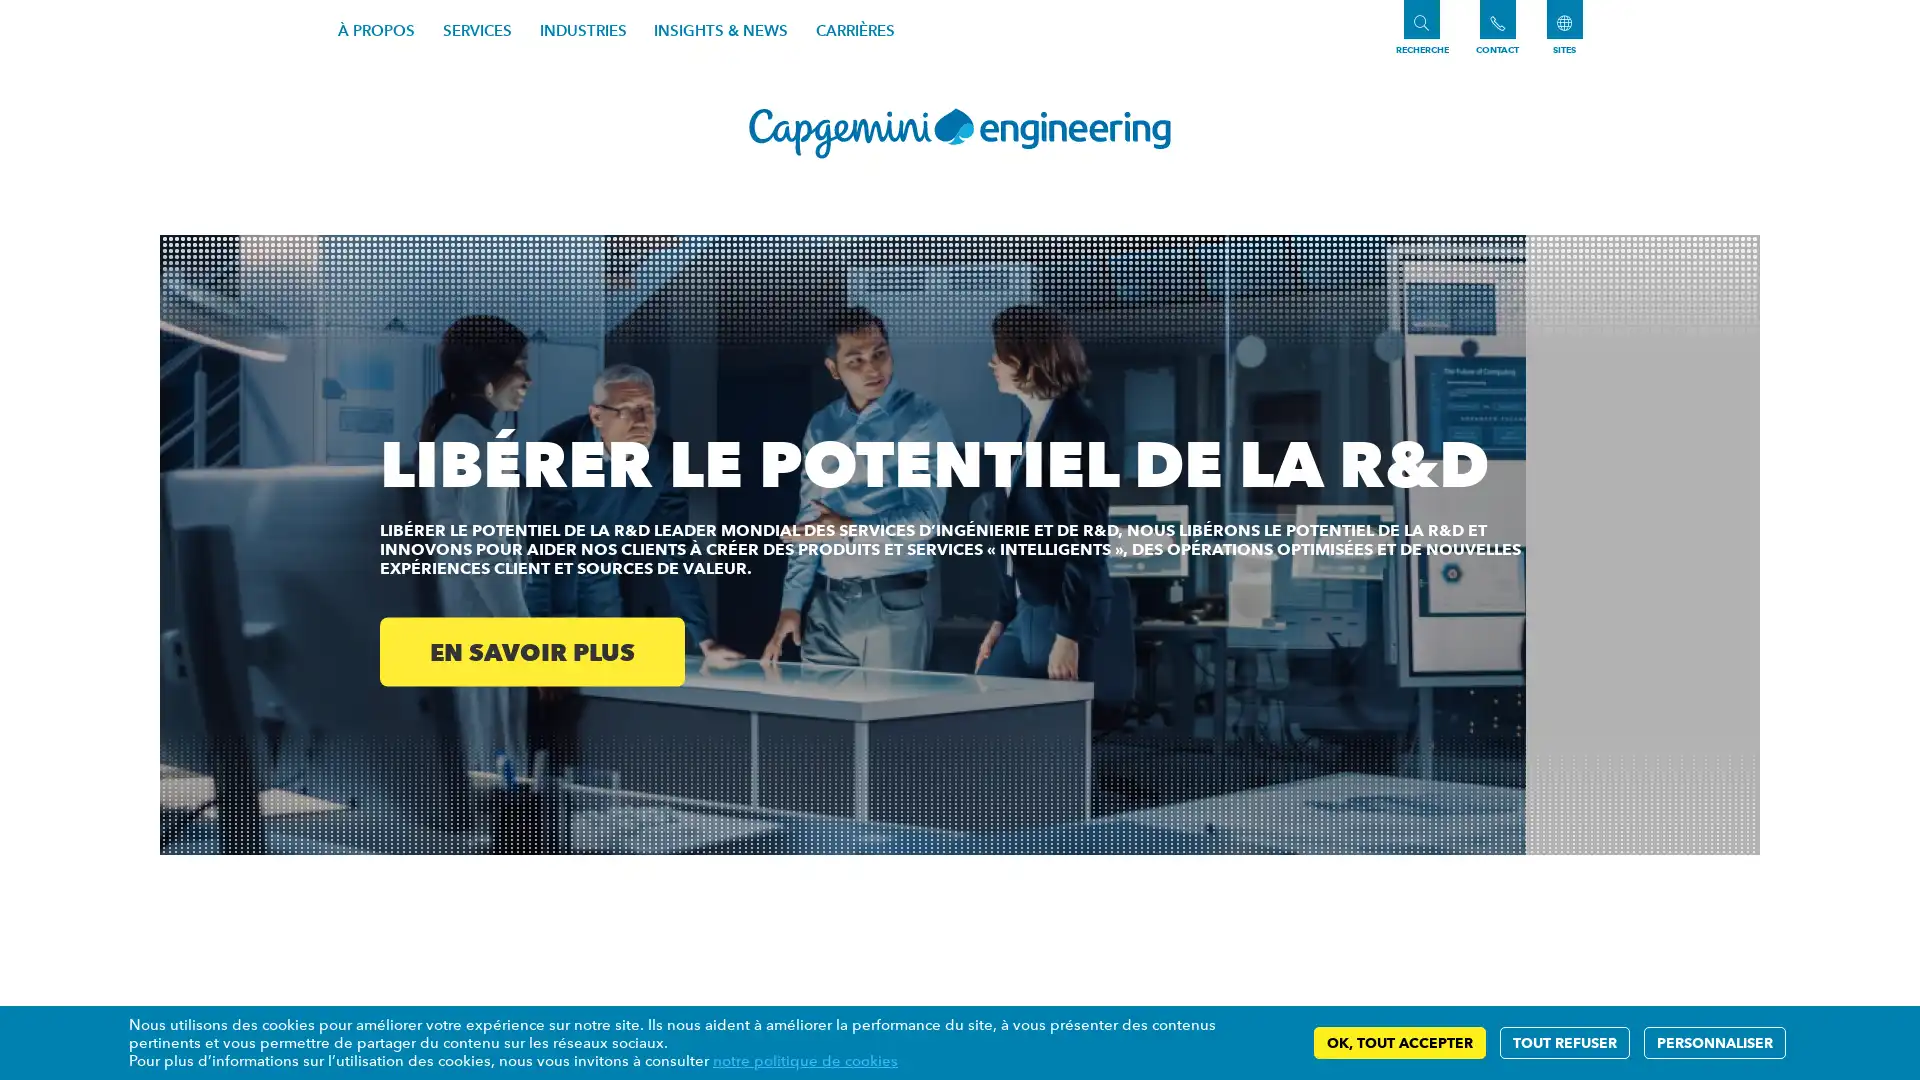  I want to click on OK, TOUT ACCEPTER, so click(1399, 1041).